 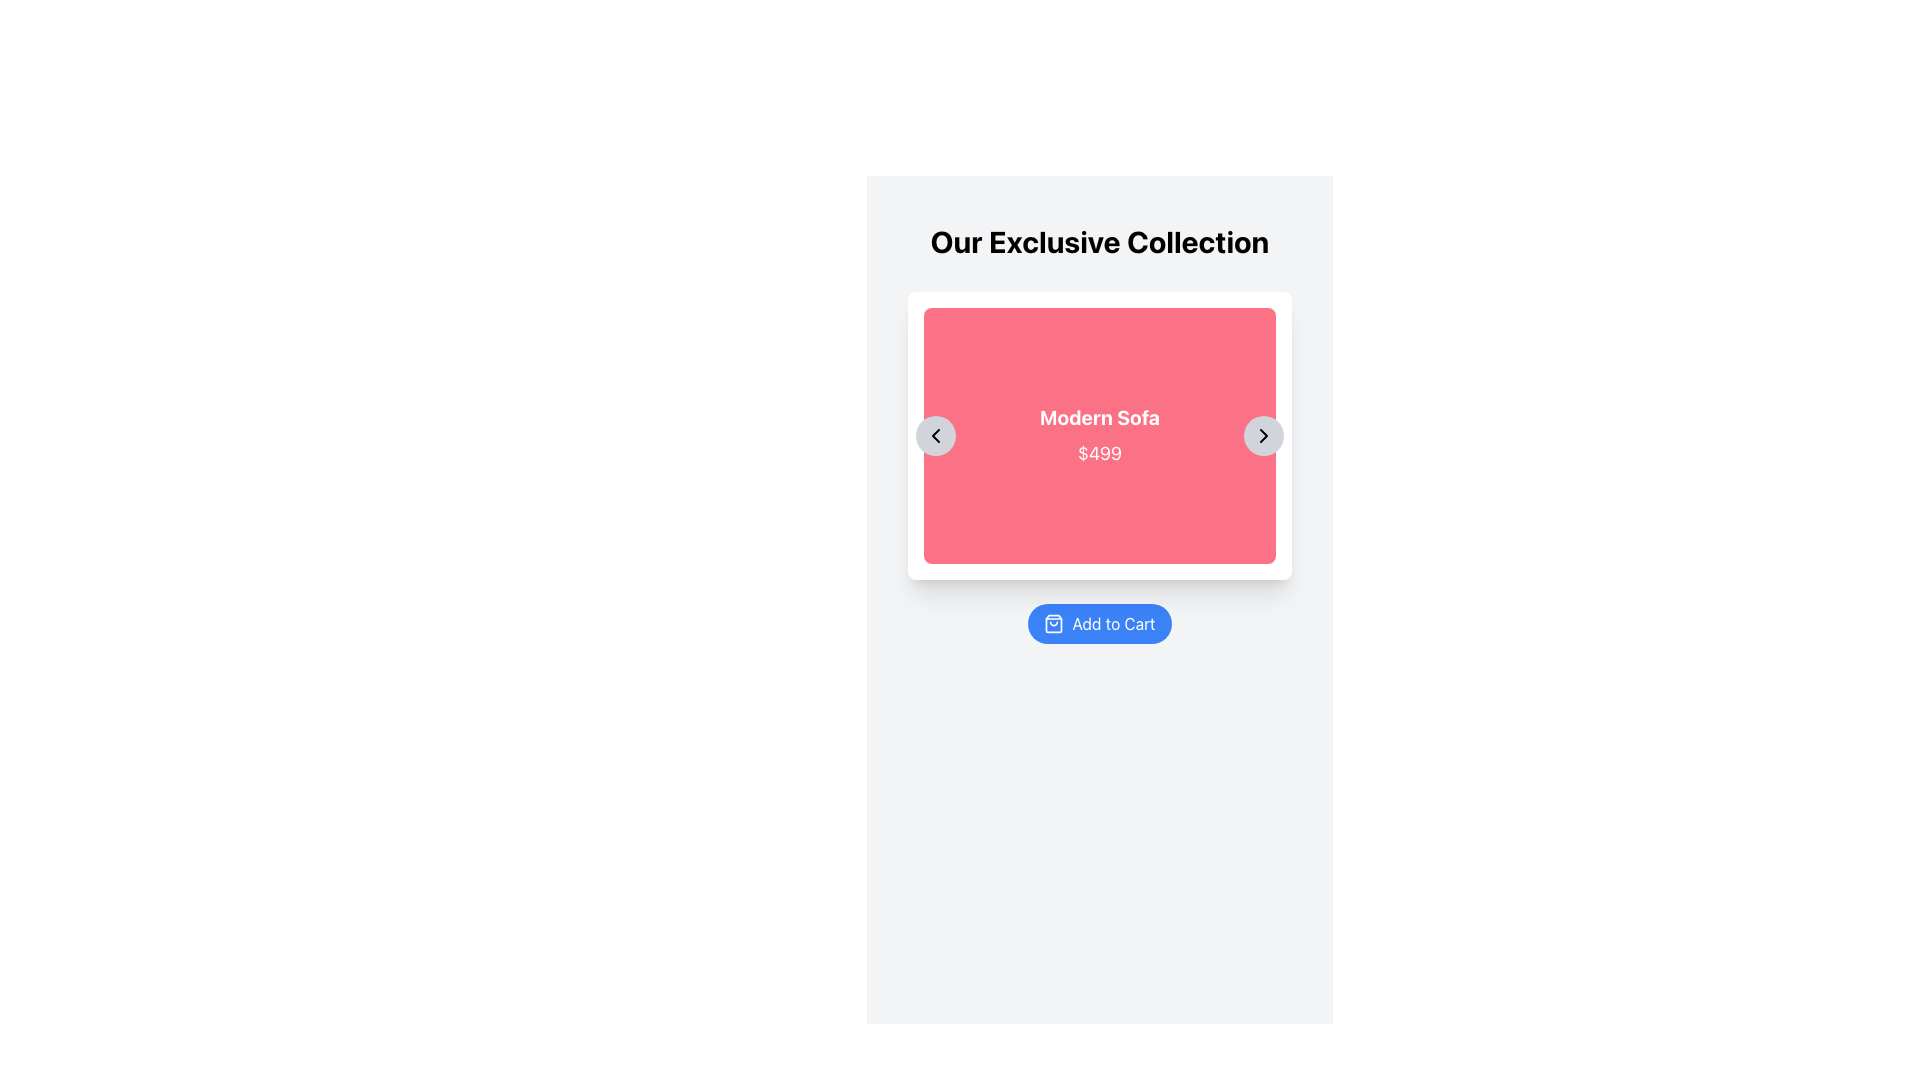 What do you see at coordinates (1053, 623) in the screenshot?
I see `the shopping bag icon located to the left of the 'Add to Cart' button` at bounding box center [1053, 623].